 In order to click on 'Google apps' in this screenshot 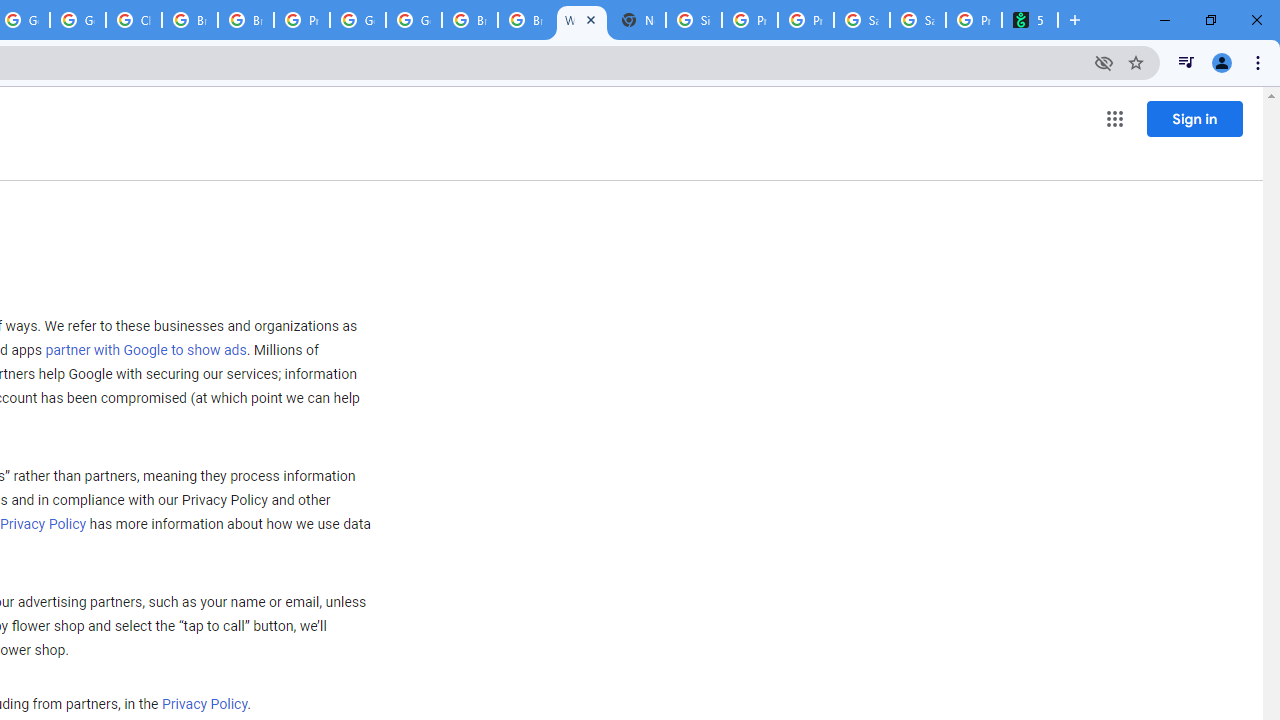, I will do `click(1113, 119)`.